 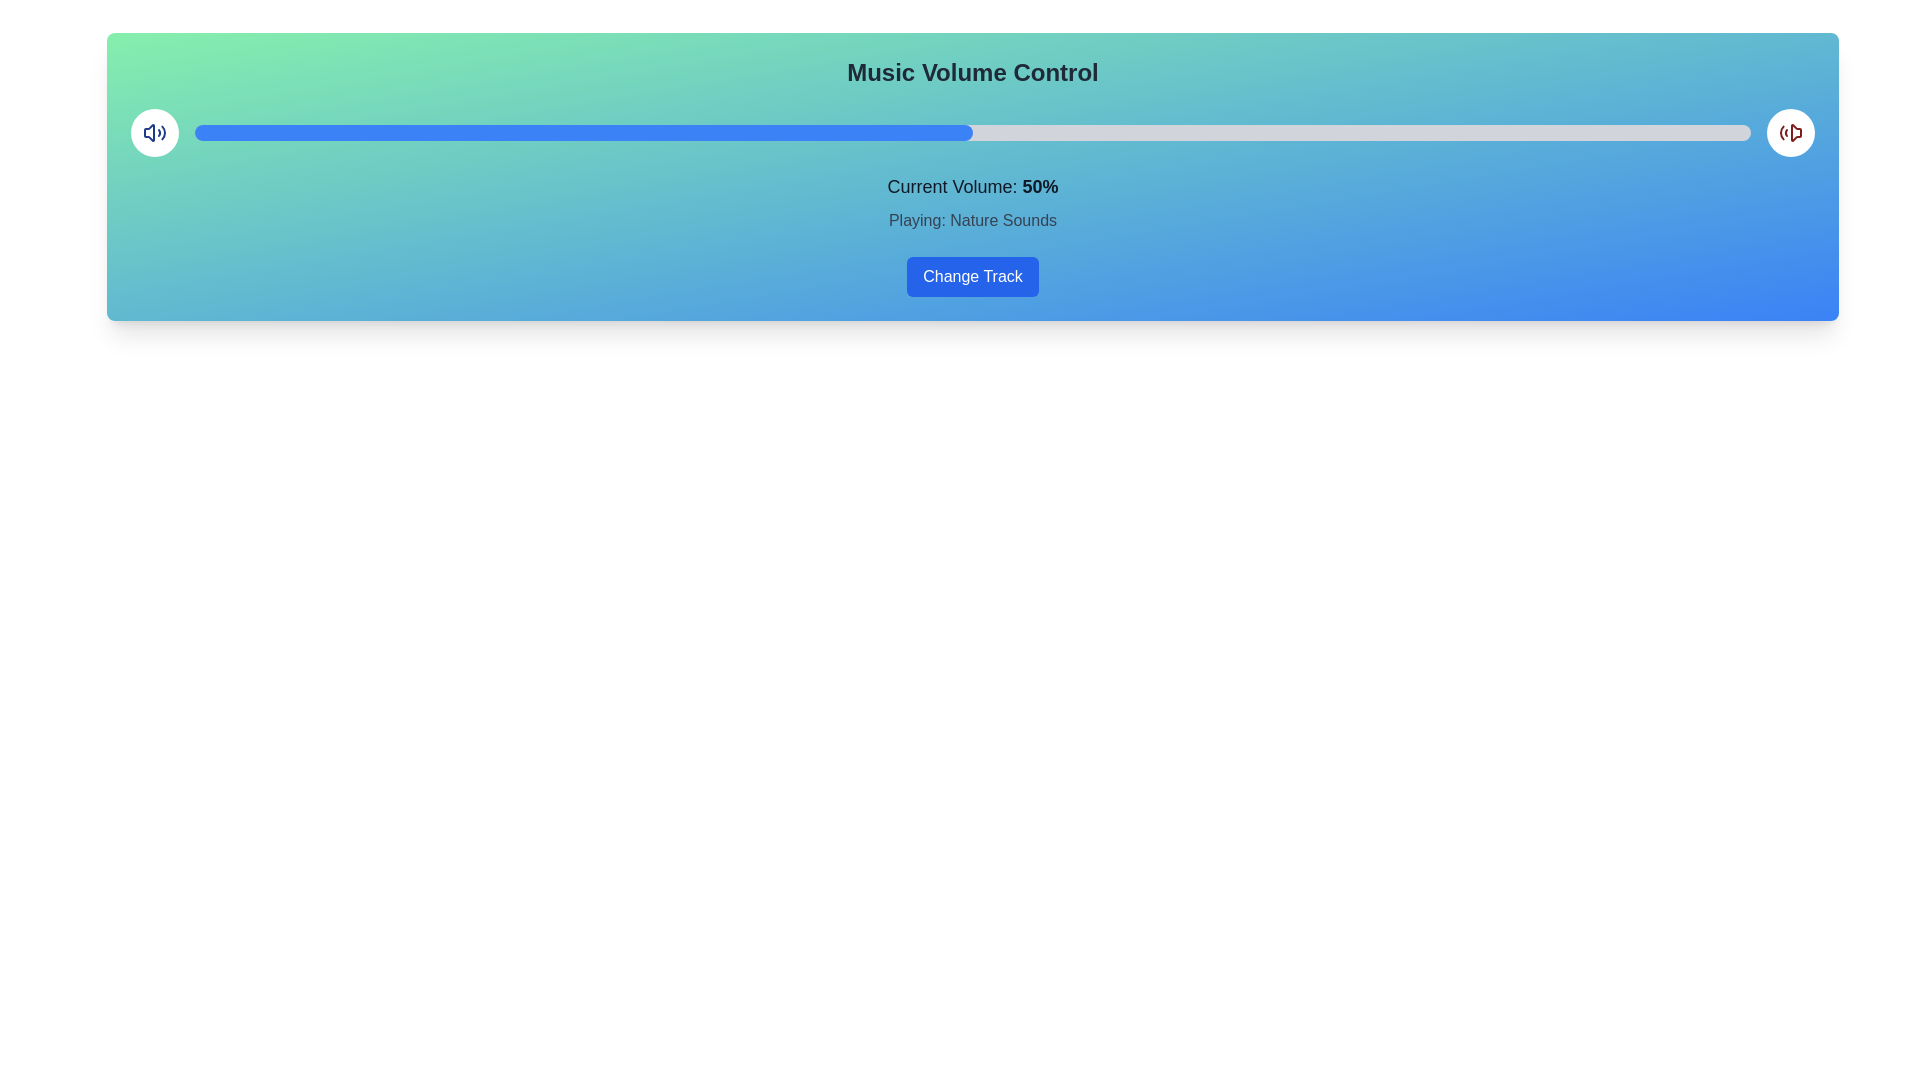 What do you see at coordinates (153, 132) in the screenshot?
I see `the volume control icon, which is centered within a circular button on the far right of the interface` at bounding box center [153, 132].